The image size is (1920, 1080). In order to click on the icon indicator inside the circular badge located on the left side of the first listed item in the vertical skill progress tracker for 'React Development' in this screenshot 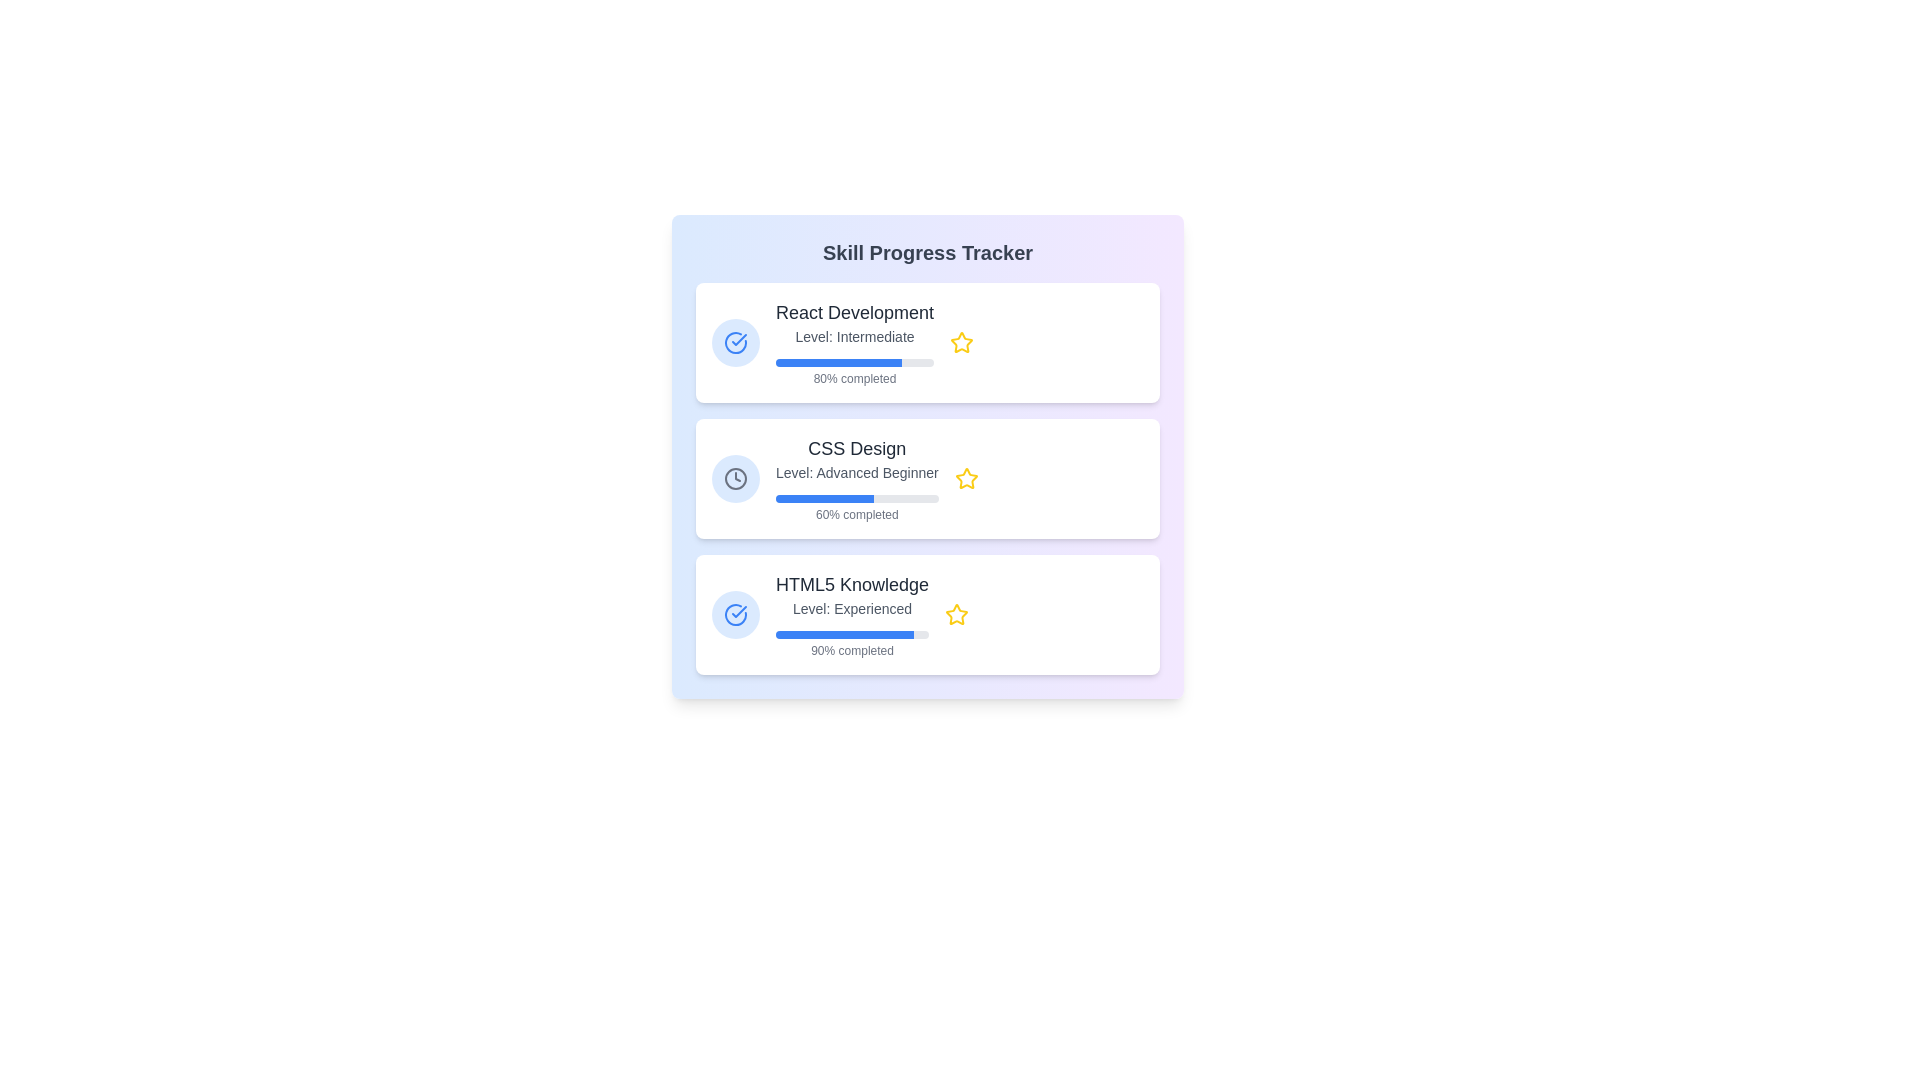, I will do `click(734, 342)`.